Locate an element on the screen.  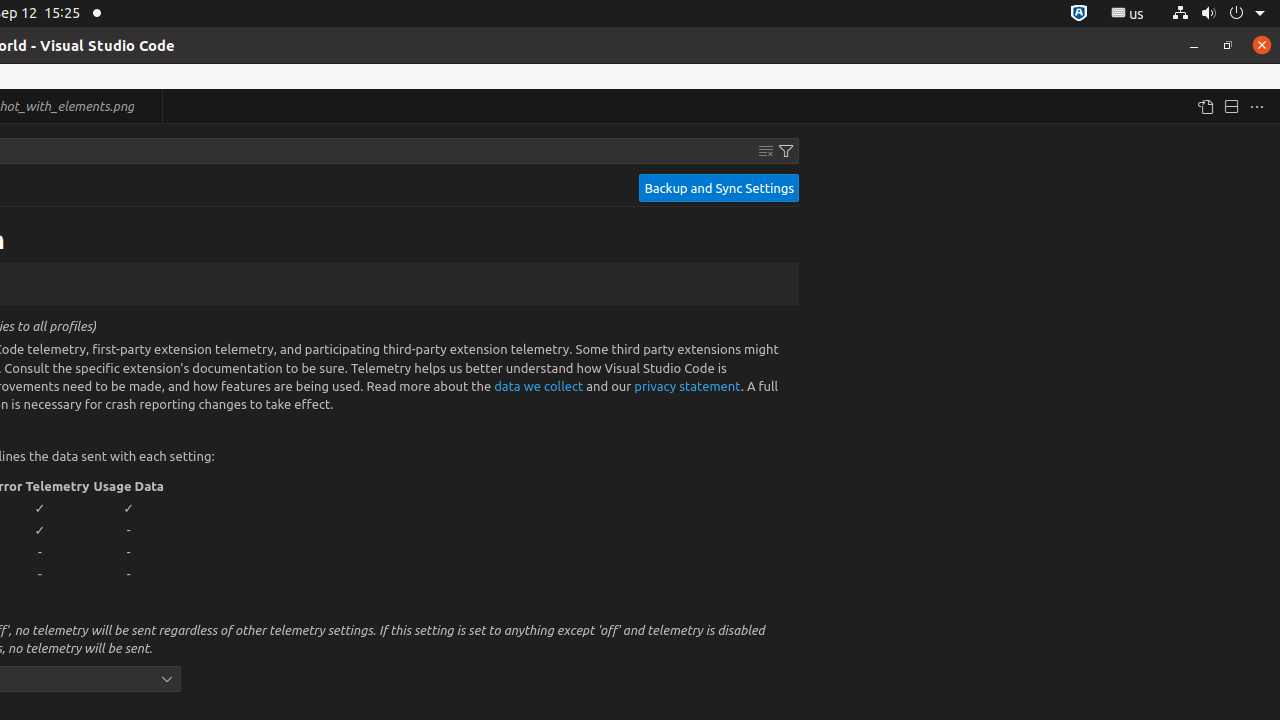
'data we collect' is located at coordinates (539, 385).